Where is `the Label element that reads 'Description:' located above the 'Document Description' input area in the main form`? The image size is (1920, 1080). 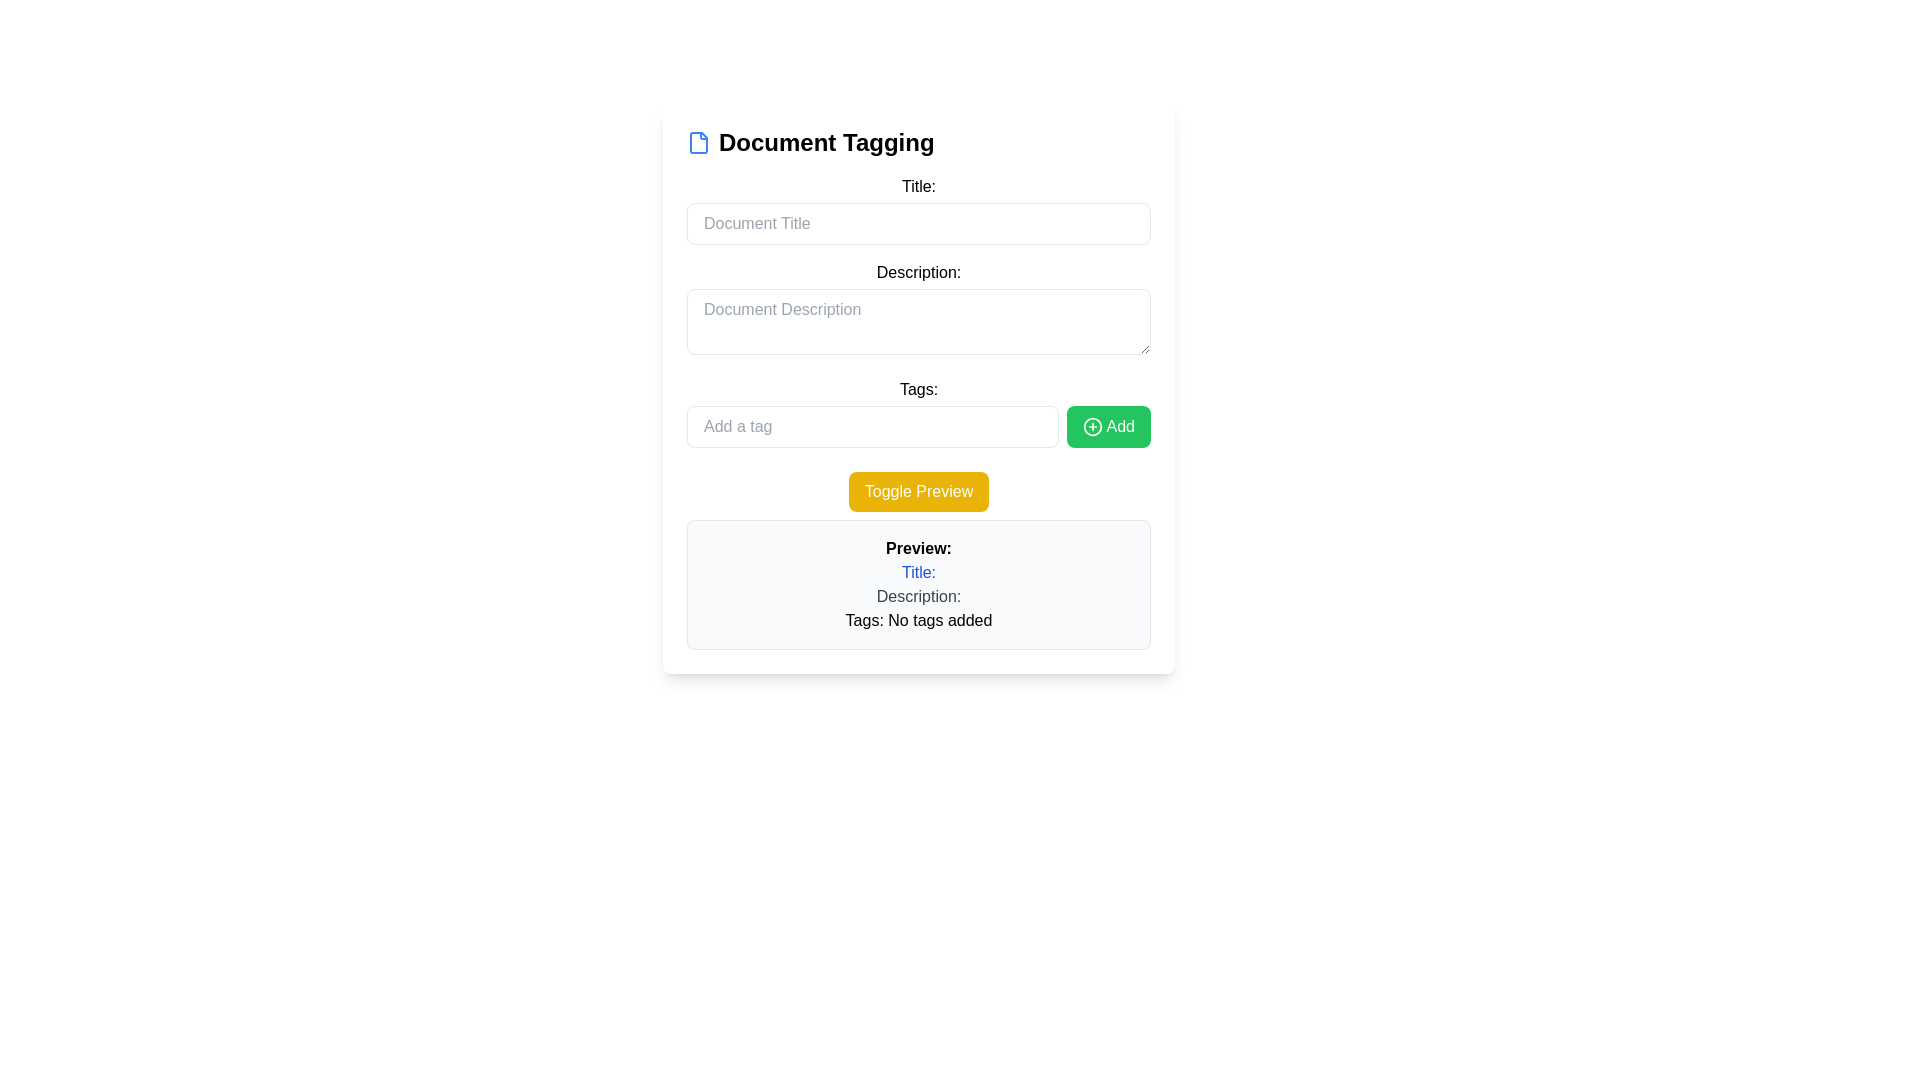 the Label element that reads 'Description:' located above the 'Document Description' input area in the main form is located at coordinates (917, 273).